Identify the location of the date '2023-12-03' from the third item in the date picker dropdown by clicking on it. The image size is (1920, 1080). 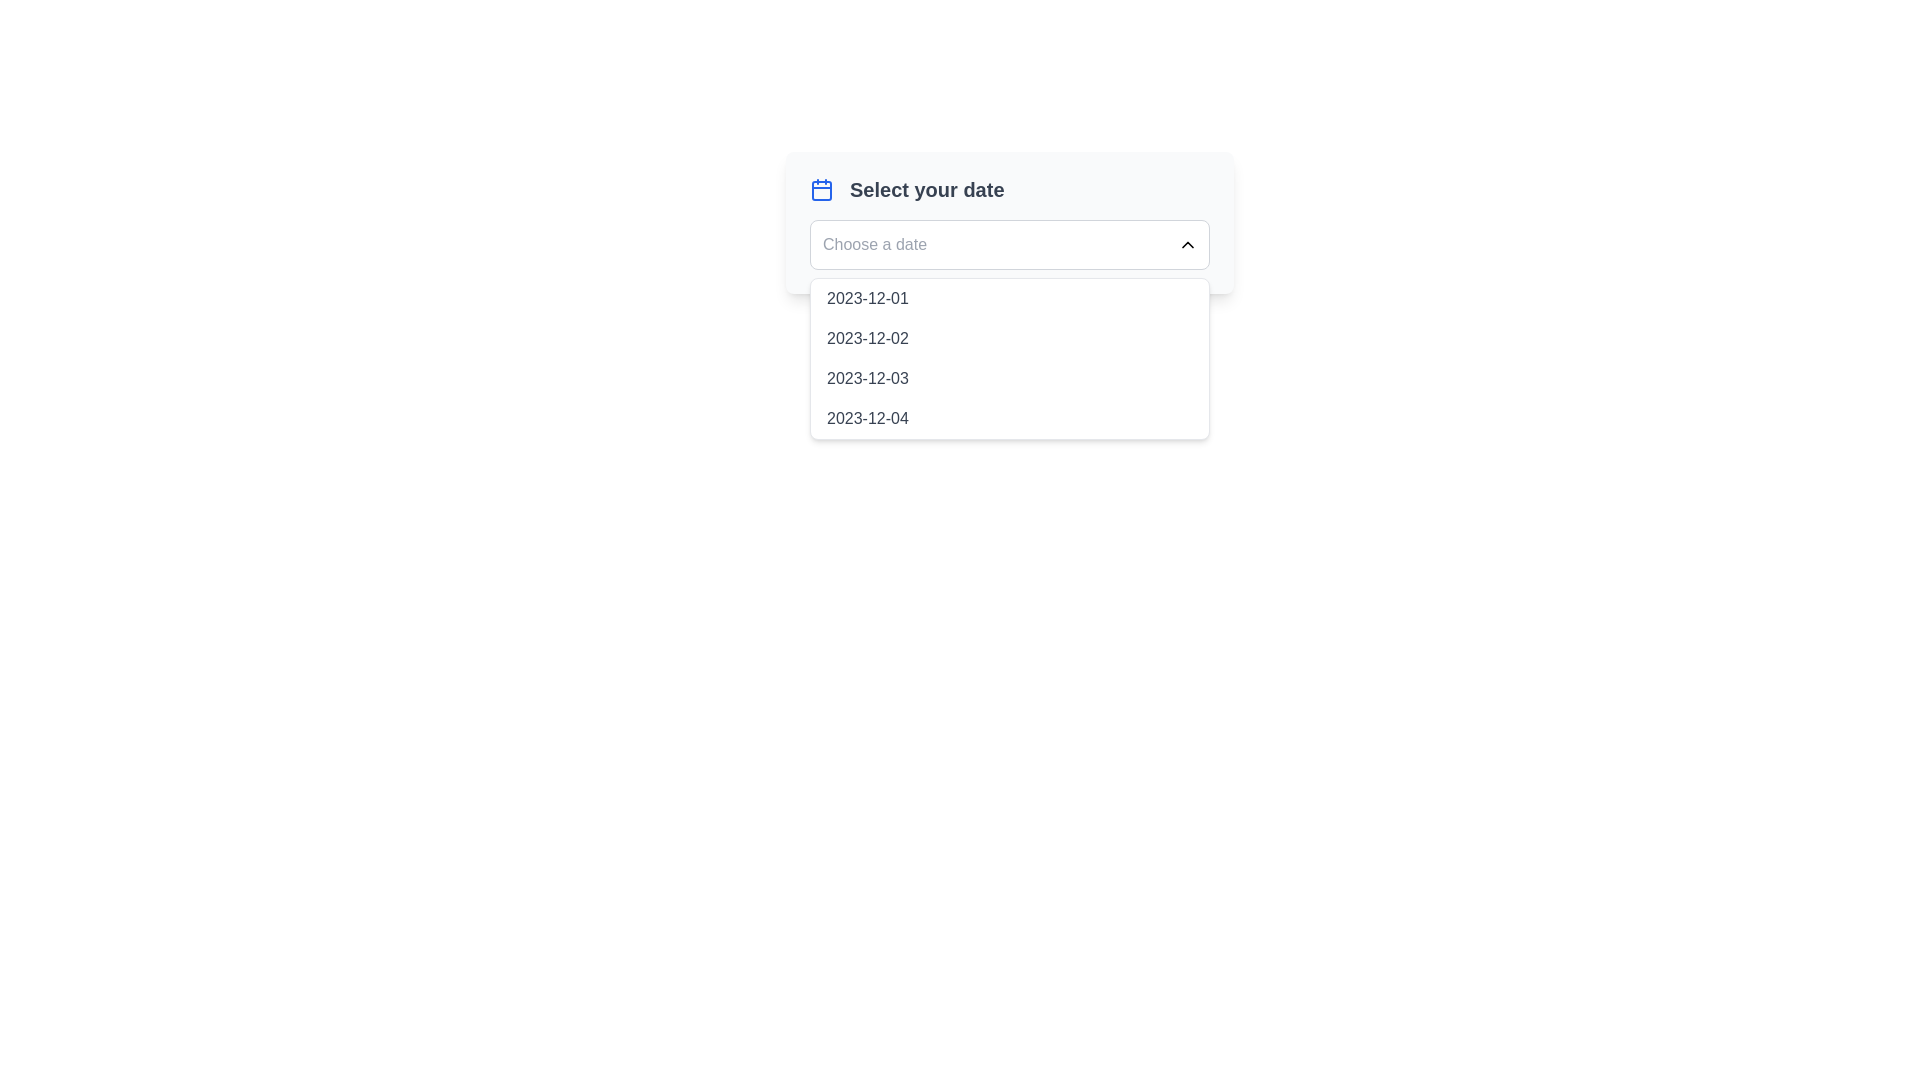
(1009, 378).